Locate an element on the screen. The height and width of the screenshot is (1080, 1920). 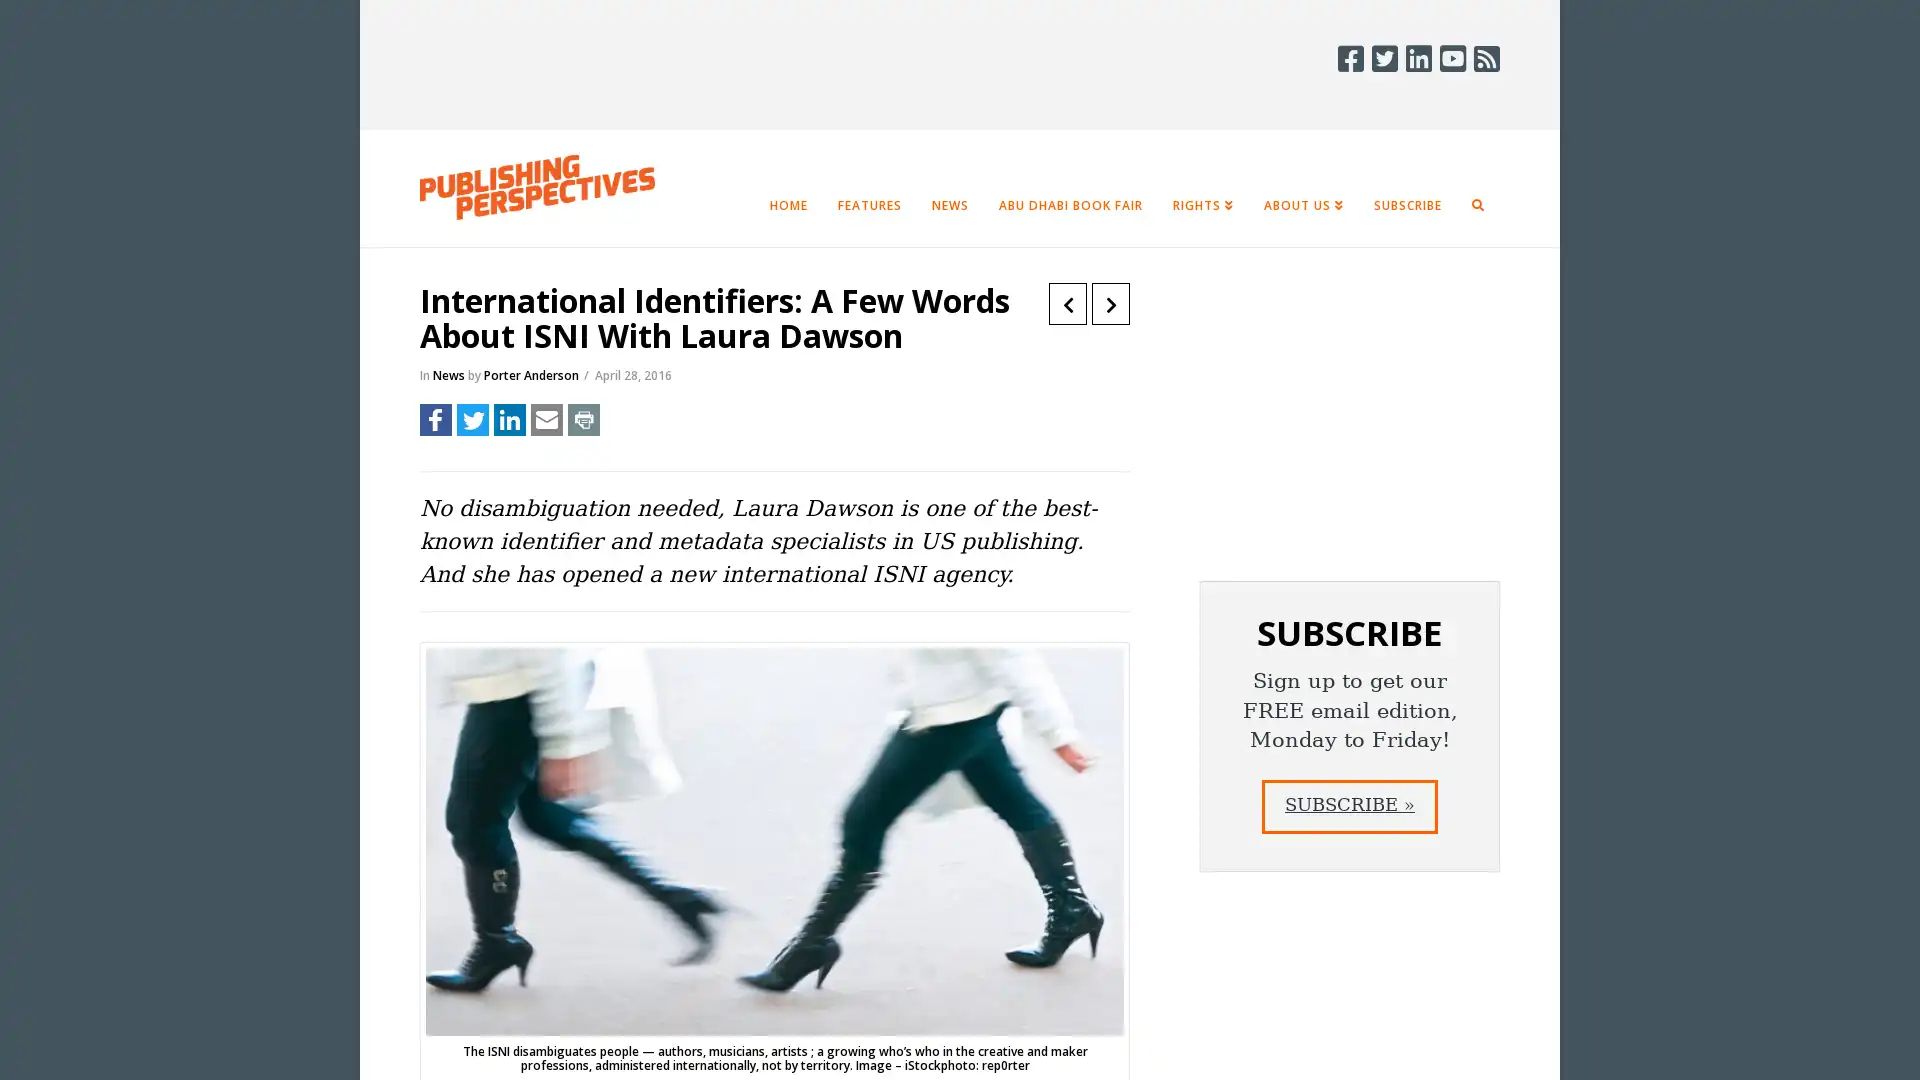
Share to Email is located at coordinates (547, 419).